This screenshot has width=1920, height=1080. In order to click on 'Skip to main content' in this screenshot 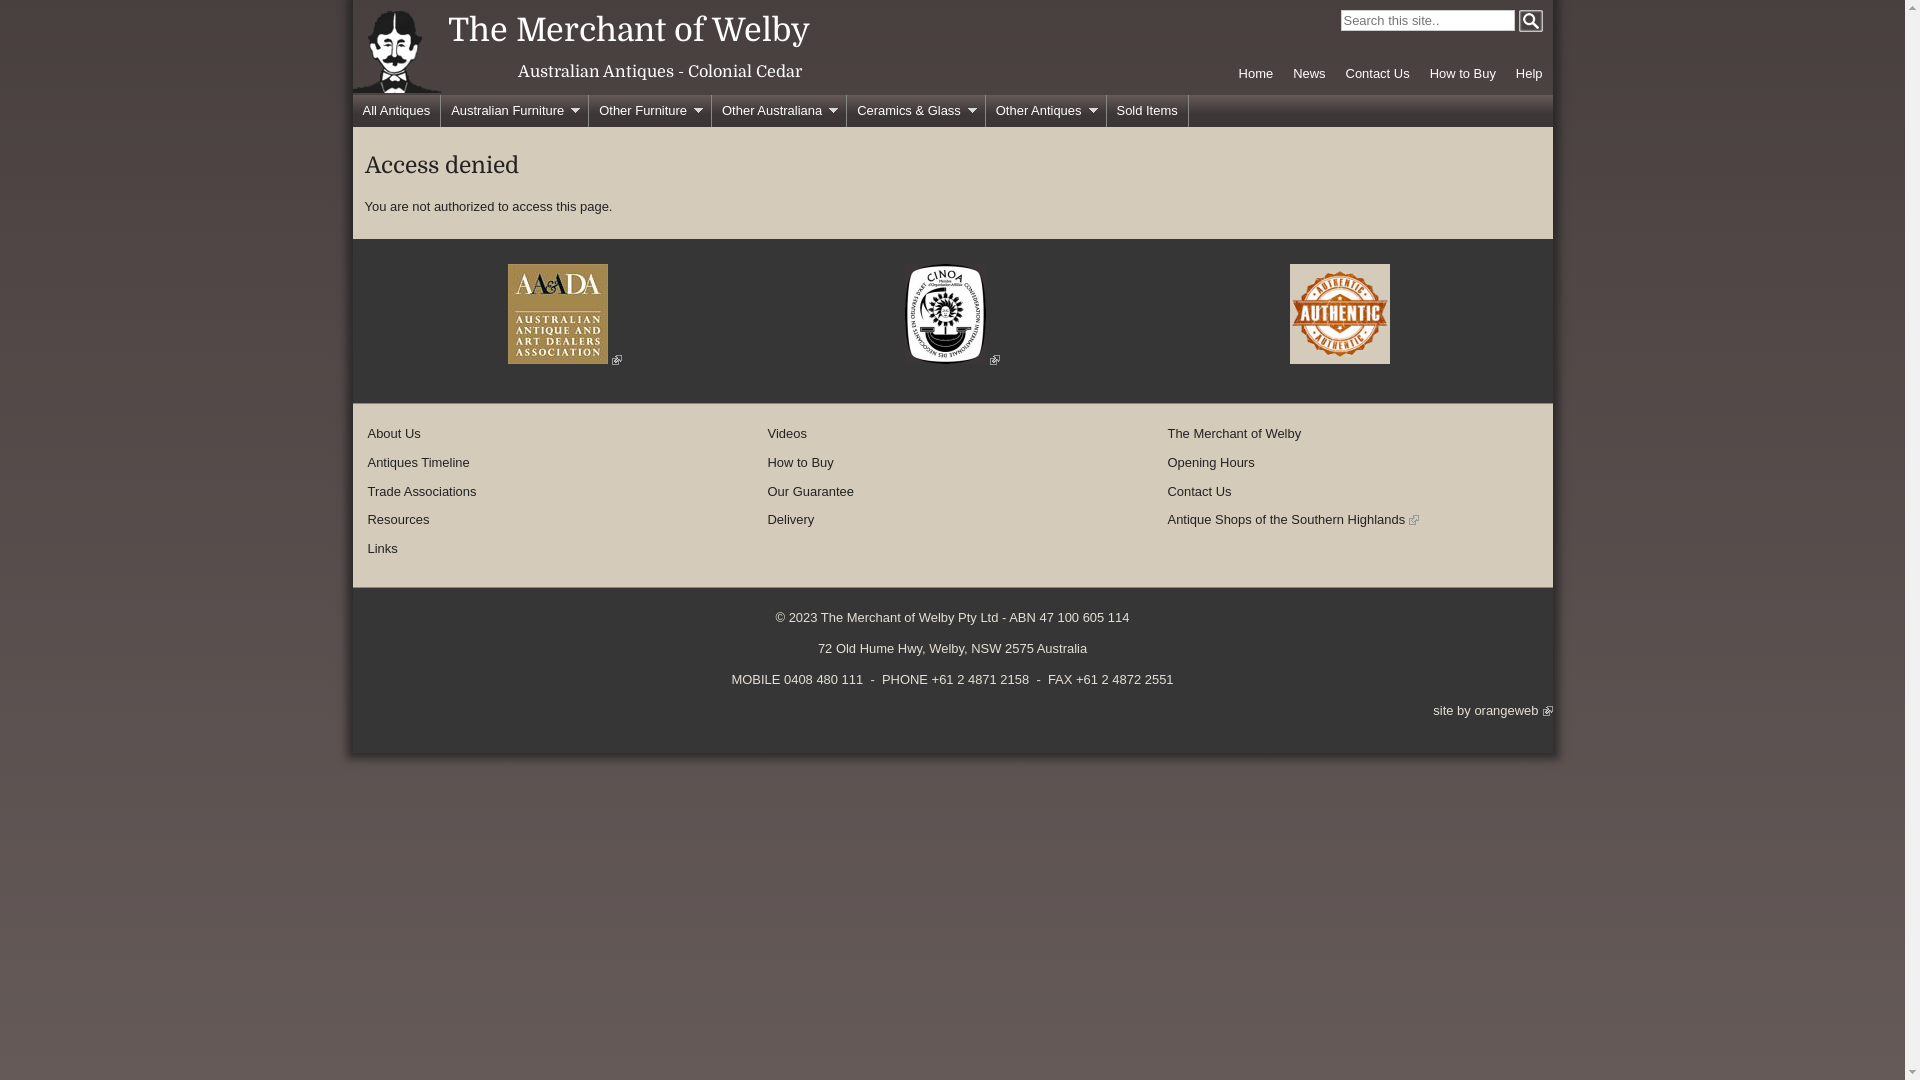, I will do `click(932, 0)`.